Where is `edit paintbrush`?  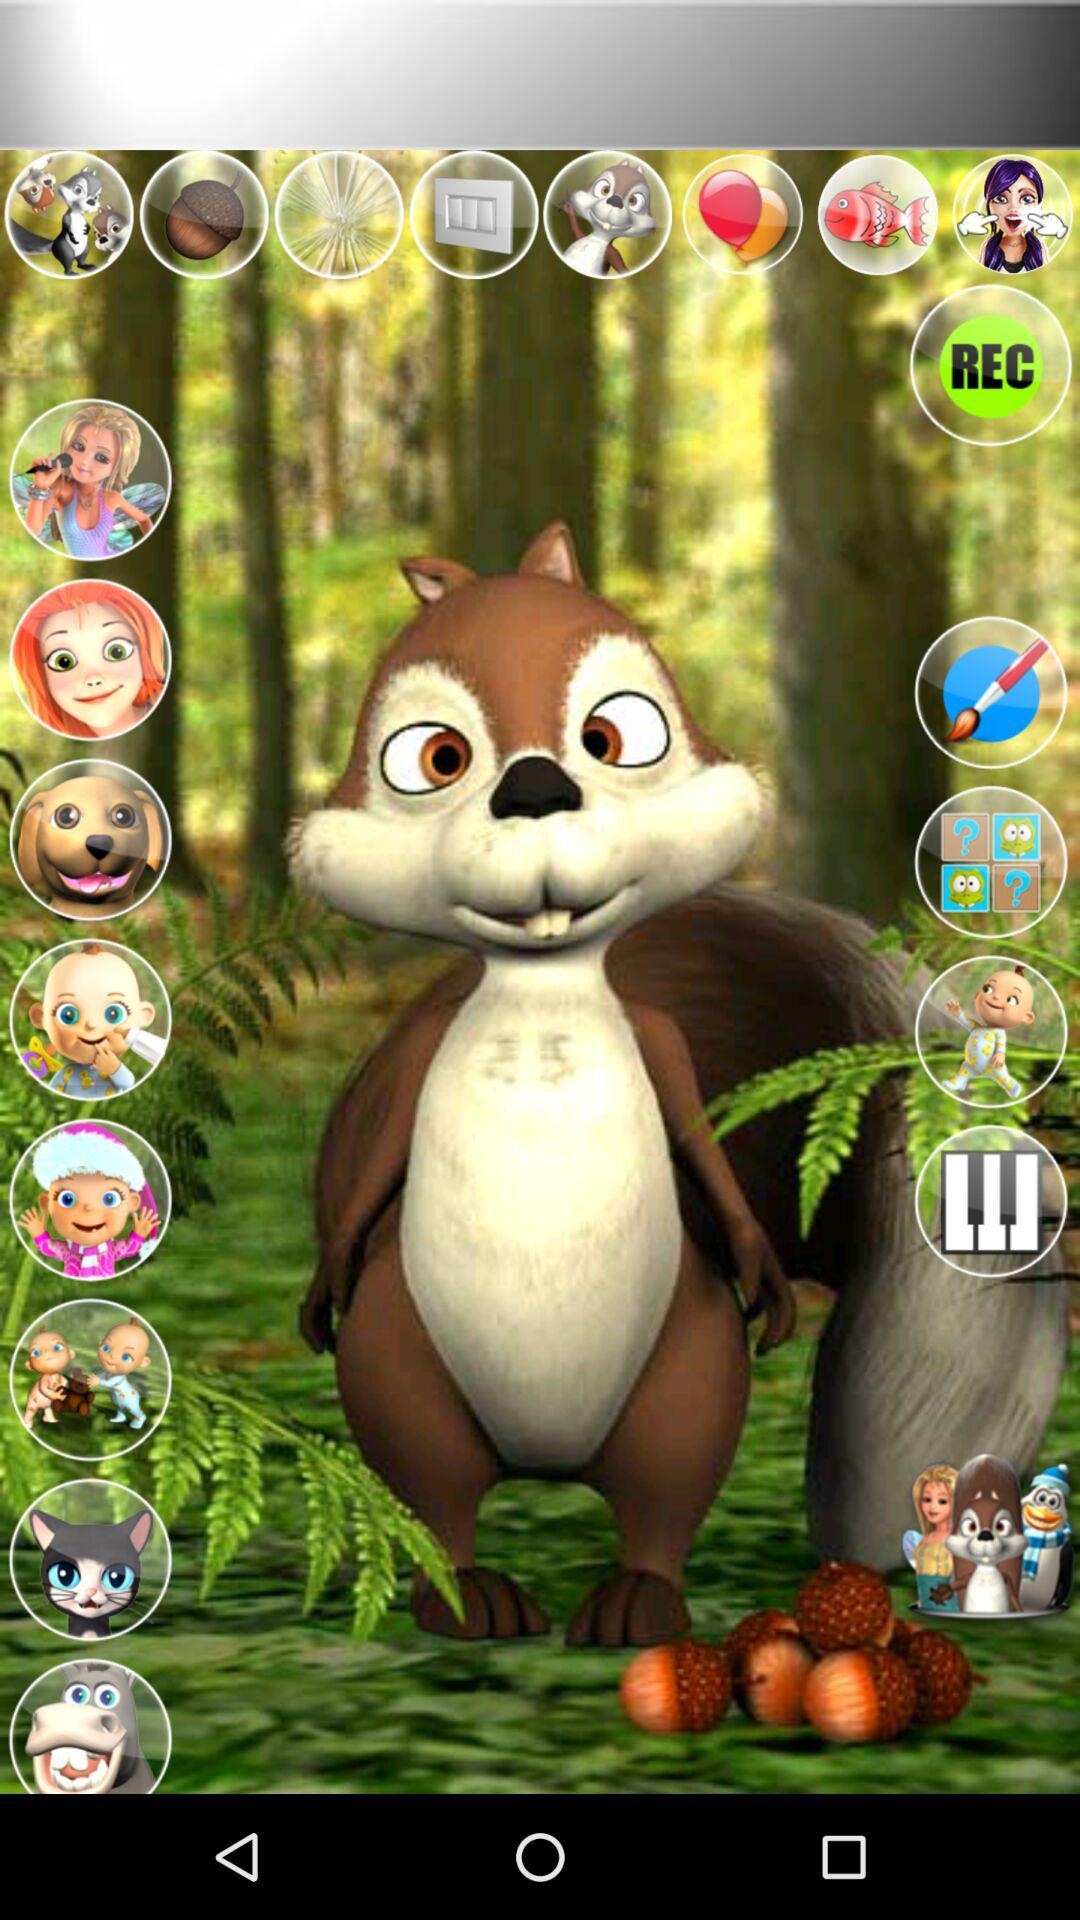 edit paintbrush is located at coordinates (990, 692).